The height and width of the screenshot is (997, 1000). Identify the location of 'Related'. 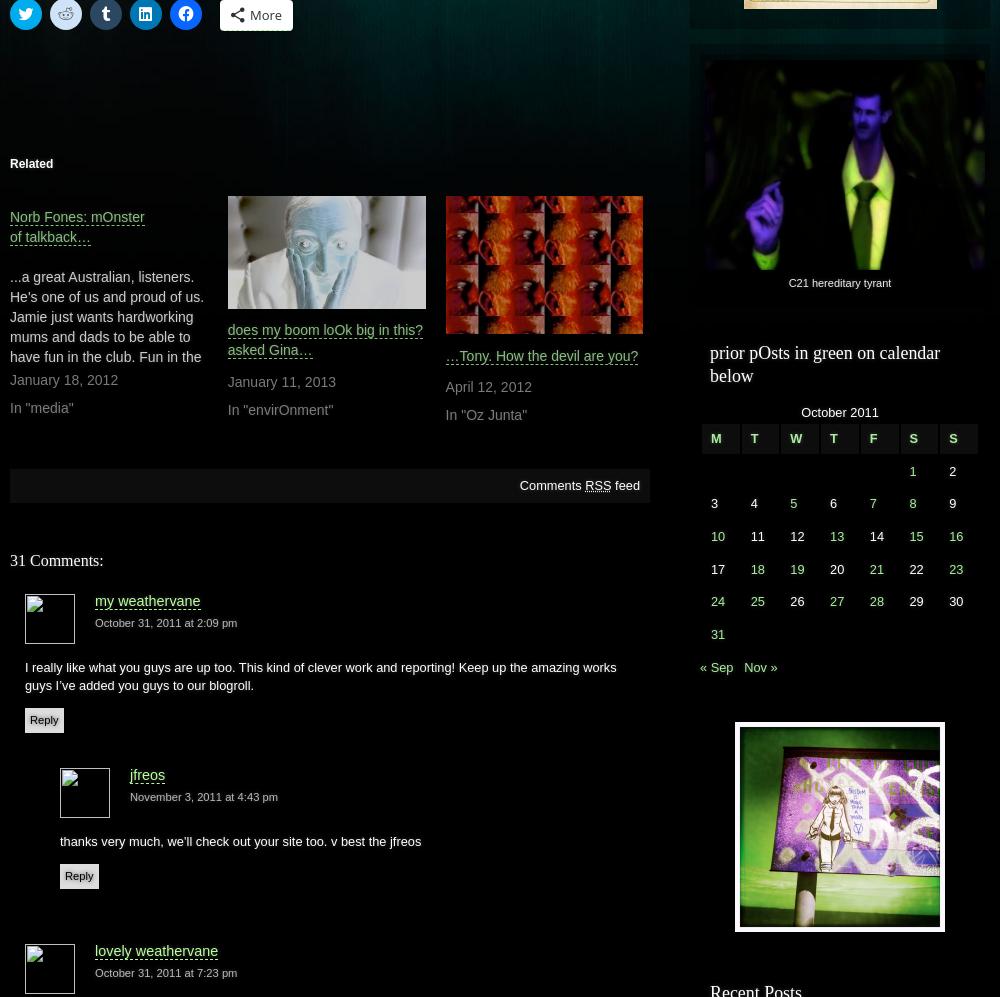
(31, 163).